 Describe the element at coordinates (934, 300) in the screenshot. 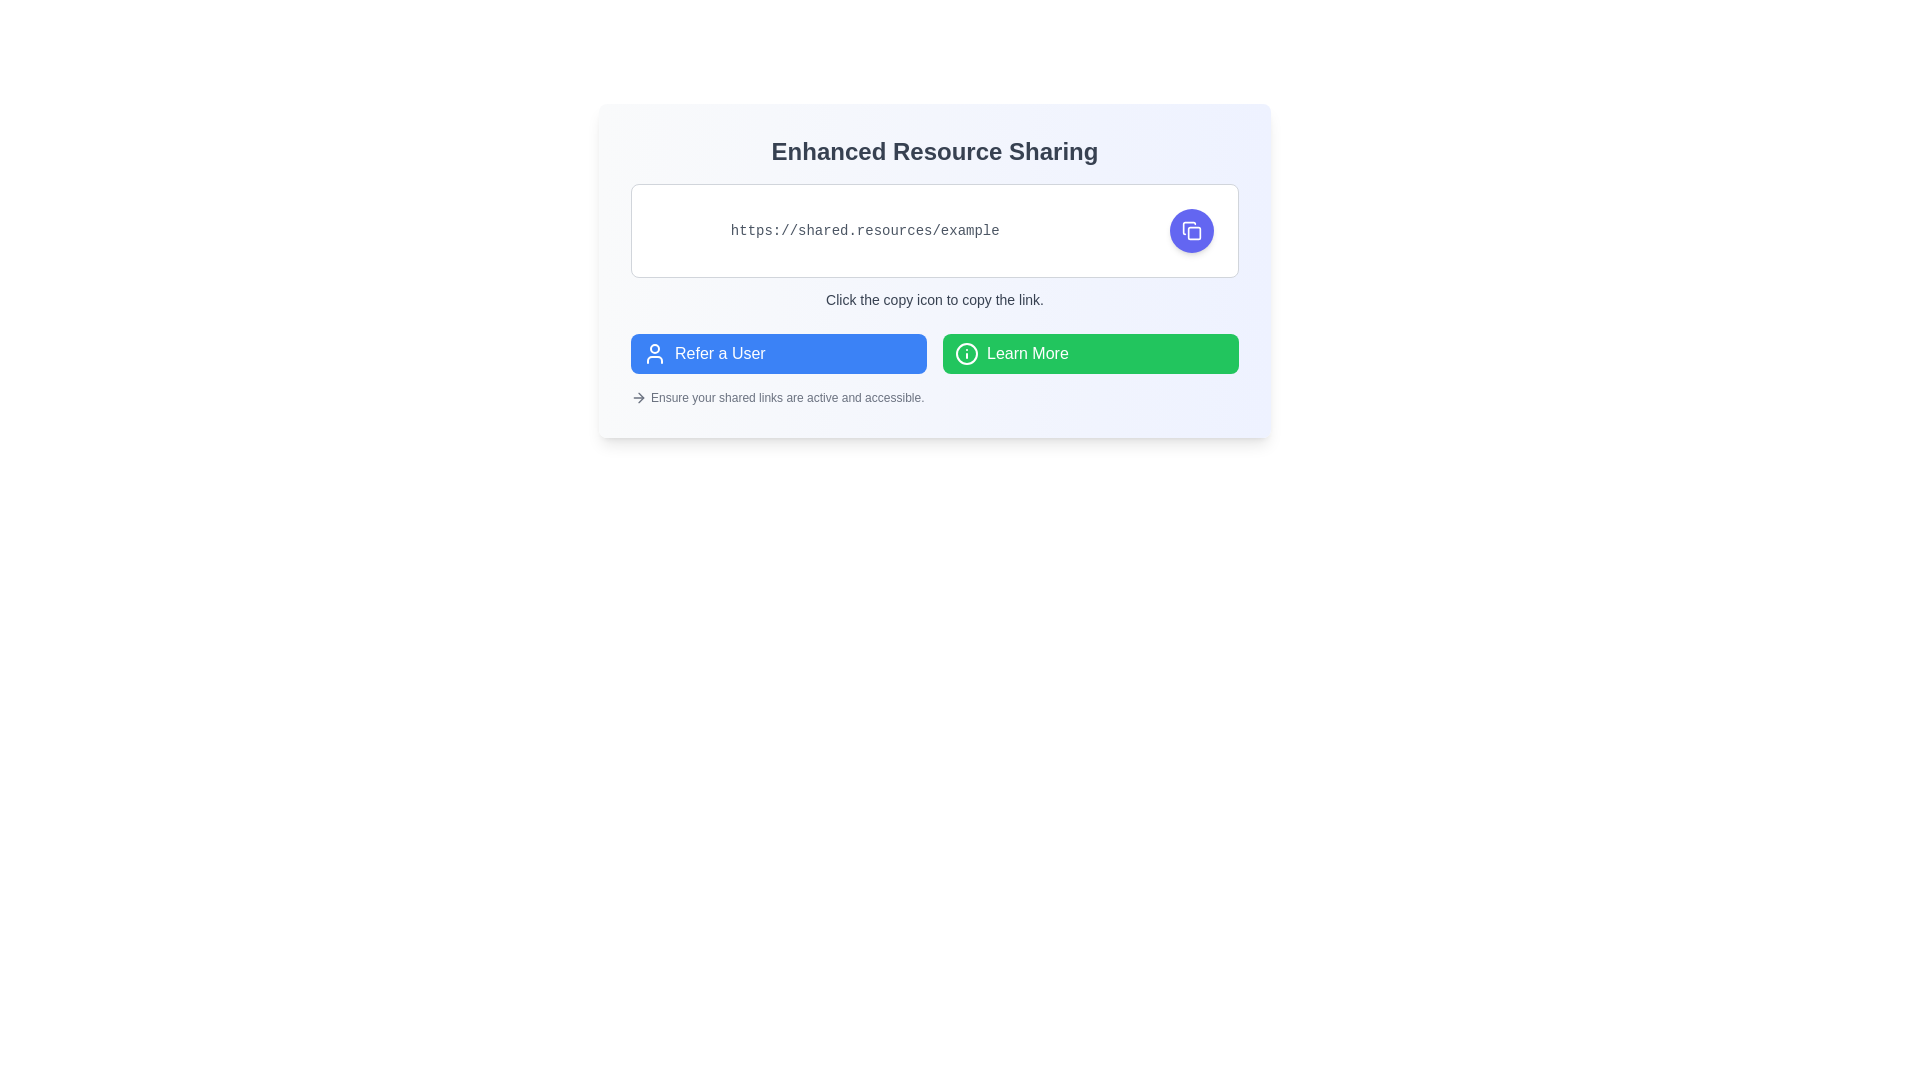

I see `the informational text label that reads 'Click the copy icon to copy the link.', styled with a gray font, located underneath the URL display box and adjacent to the copy button` at that location.